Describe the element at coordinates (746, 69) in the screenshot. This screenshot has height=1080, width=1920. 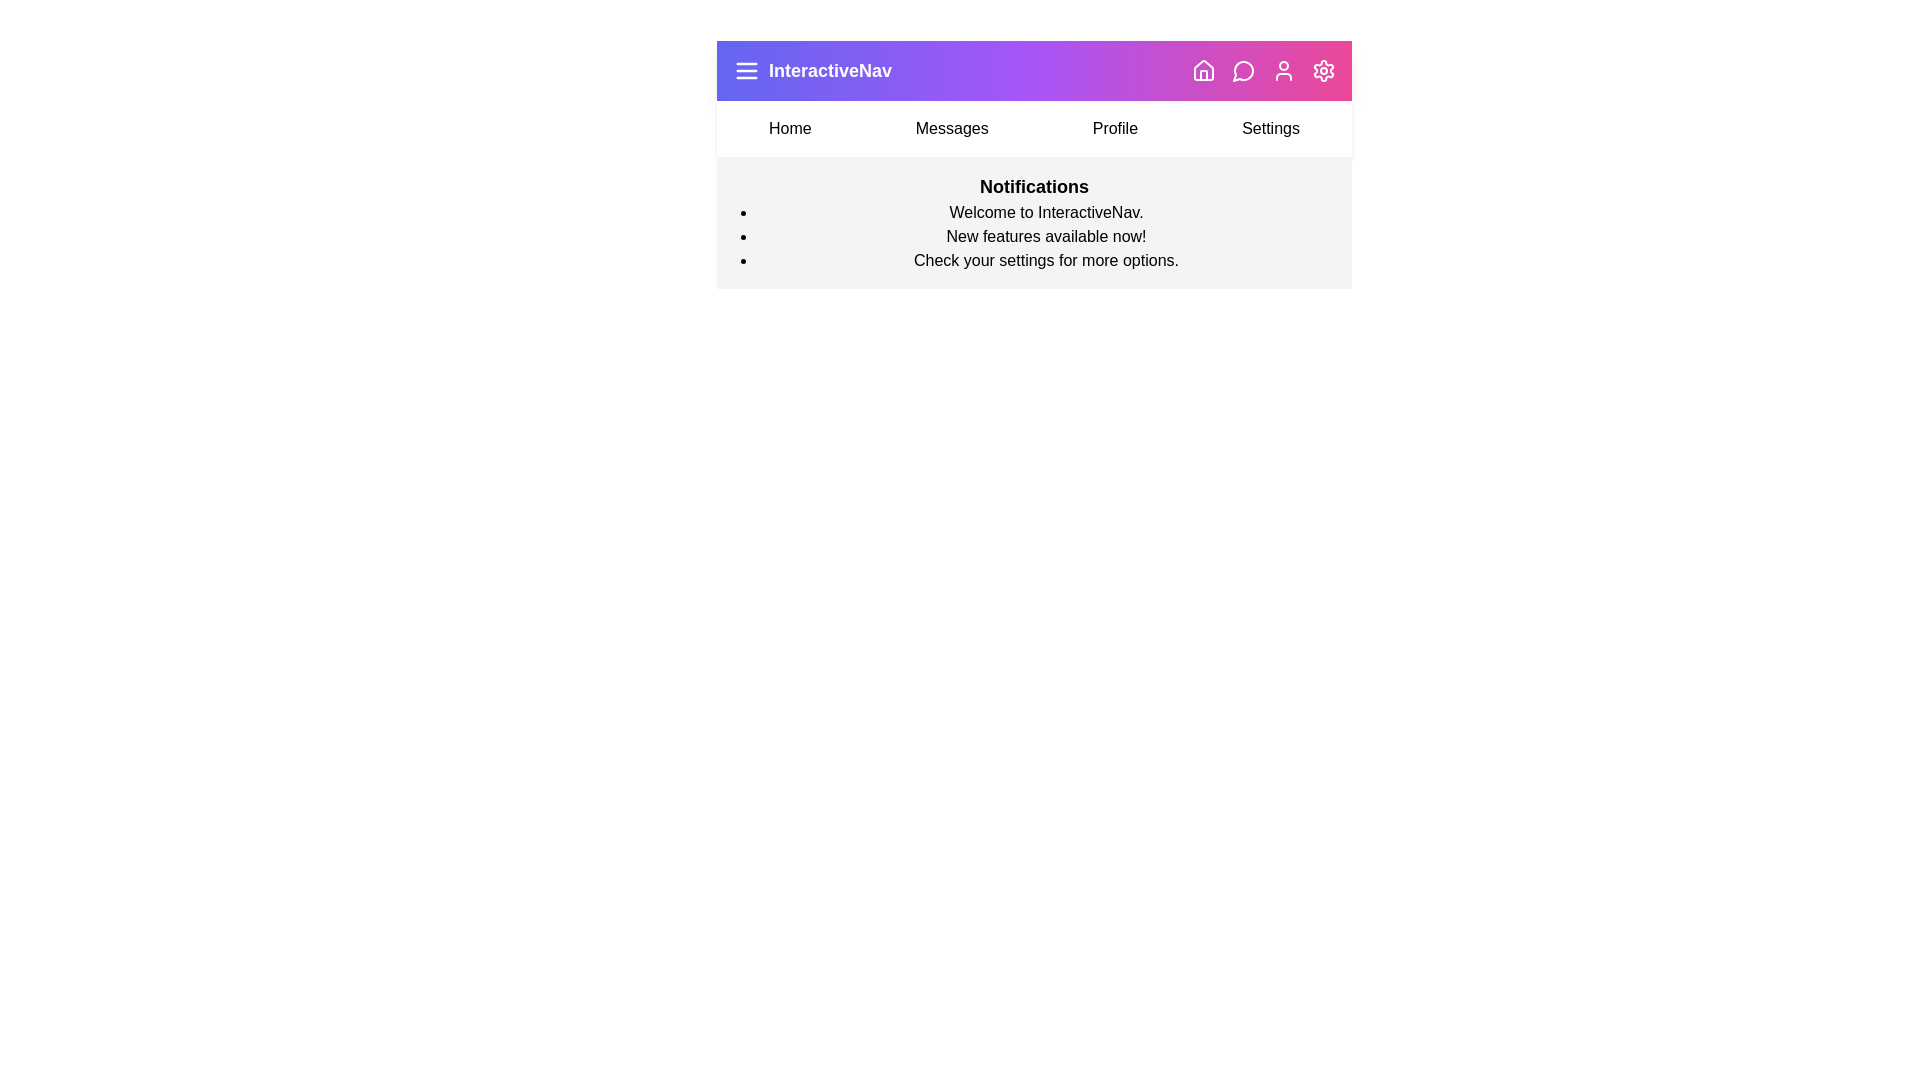
I see `the menu button to toggle the menu visibility` at that location.